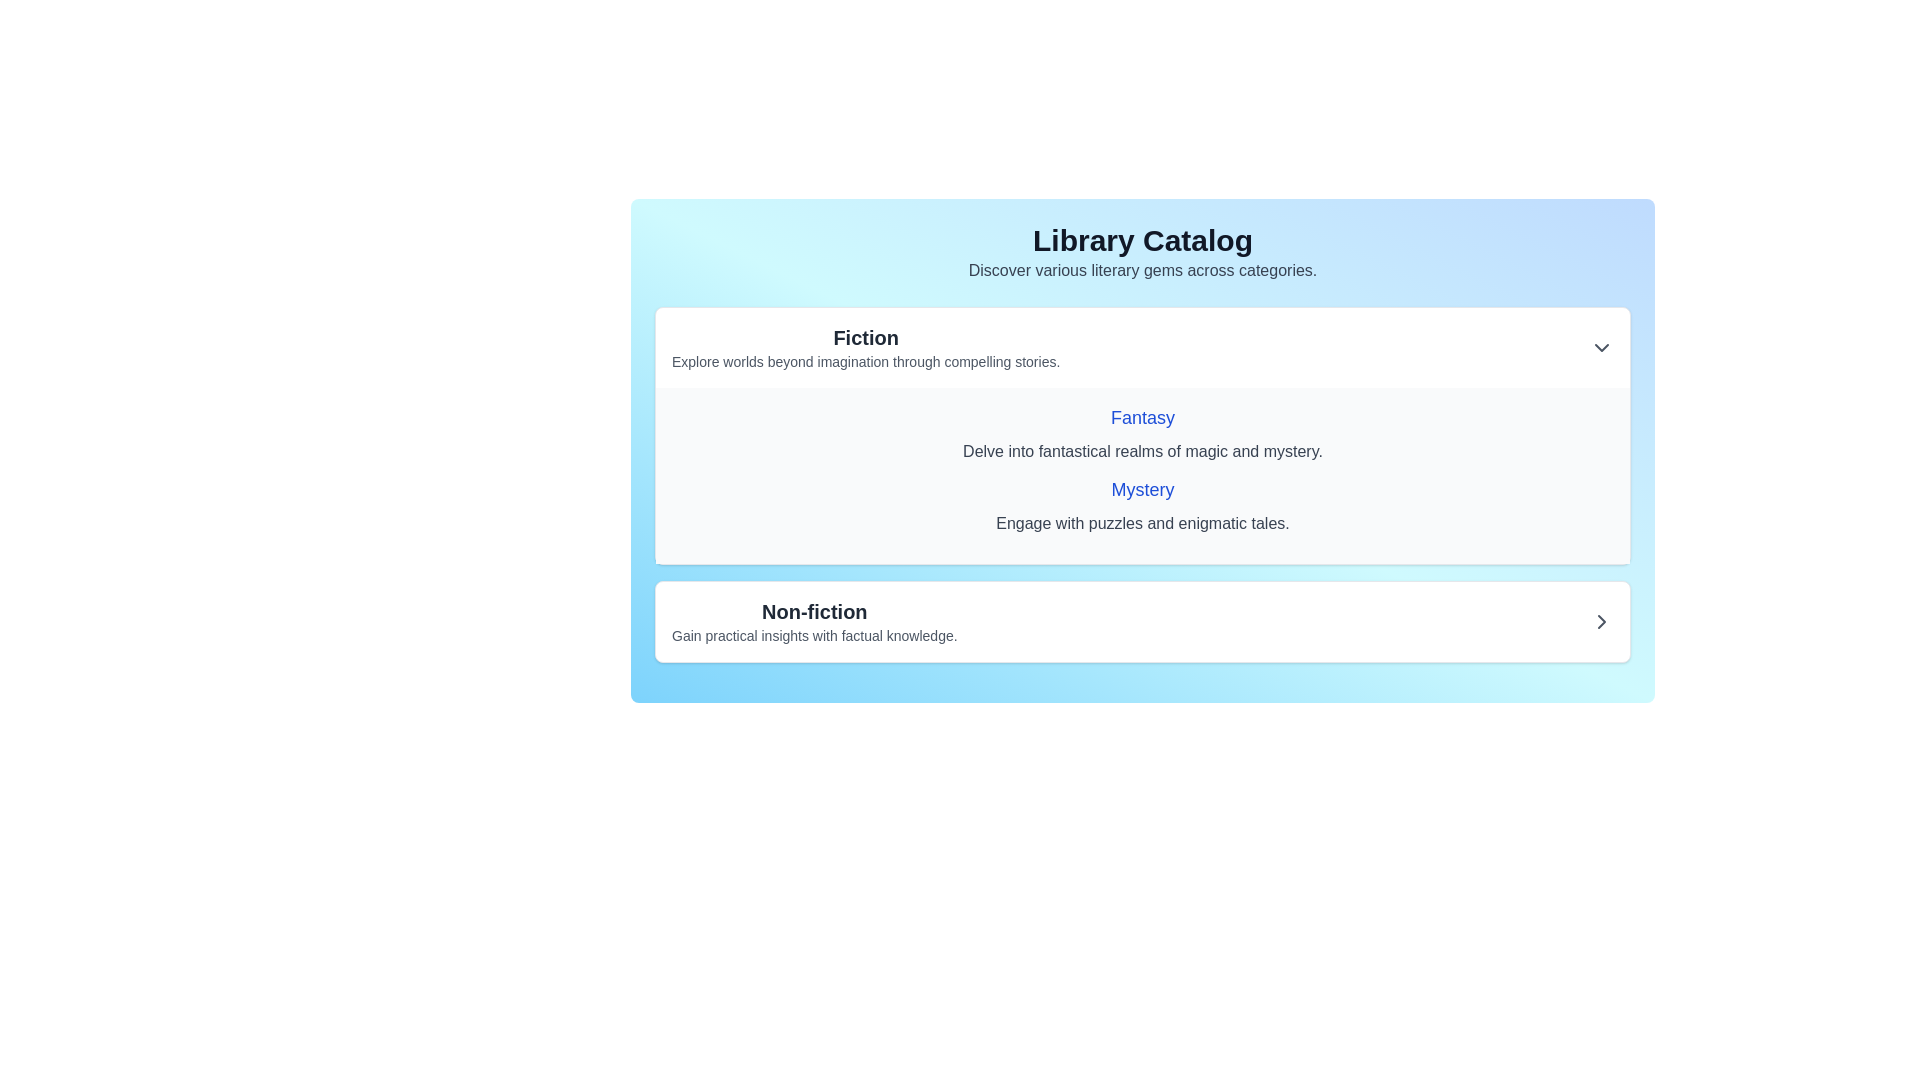  Describe the element at coordinates (1142, 620) in the screenshot. I see `the 'Non-fiction' category card, which is the fourth entry in a vertically aligned list of sections, to provide a visual cue for interaction` at that location.